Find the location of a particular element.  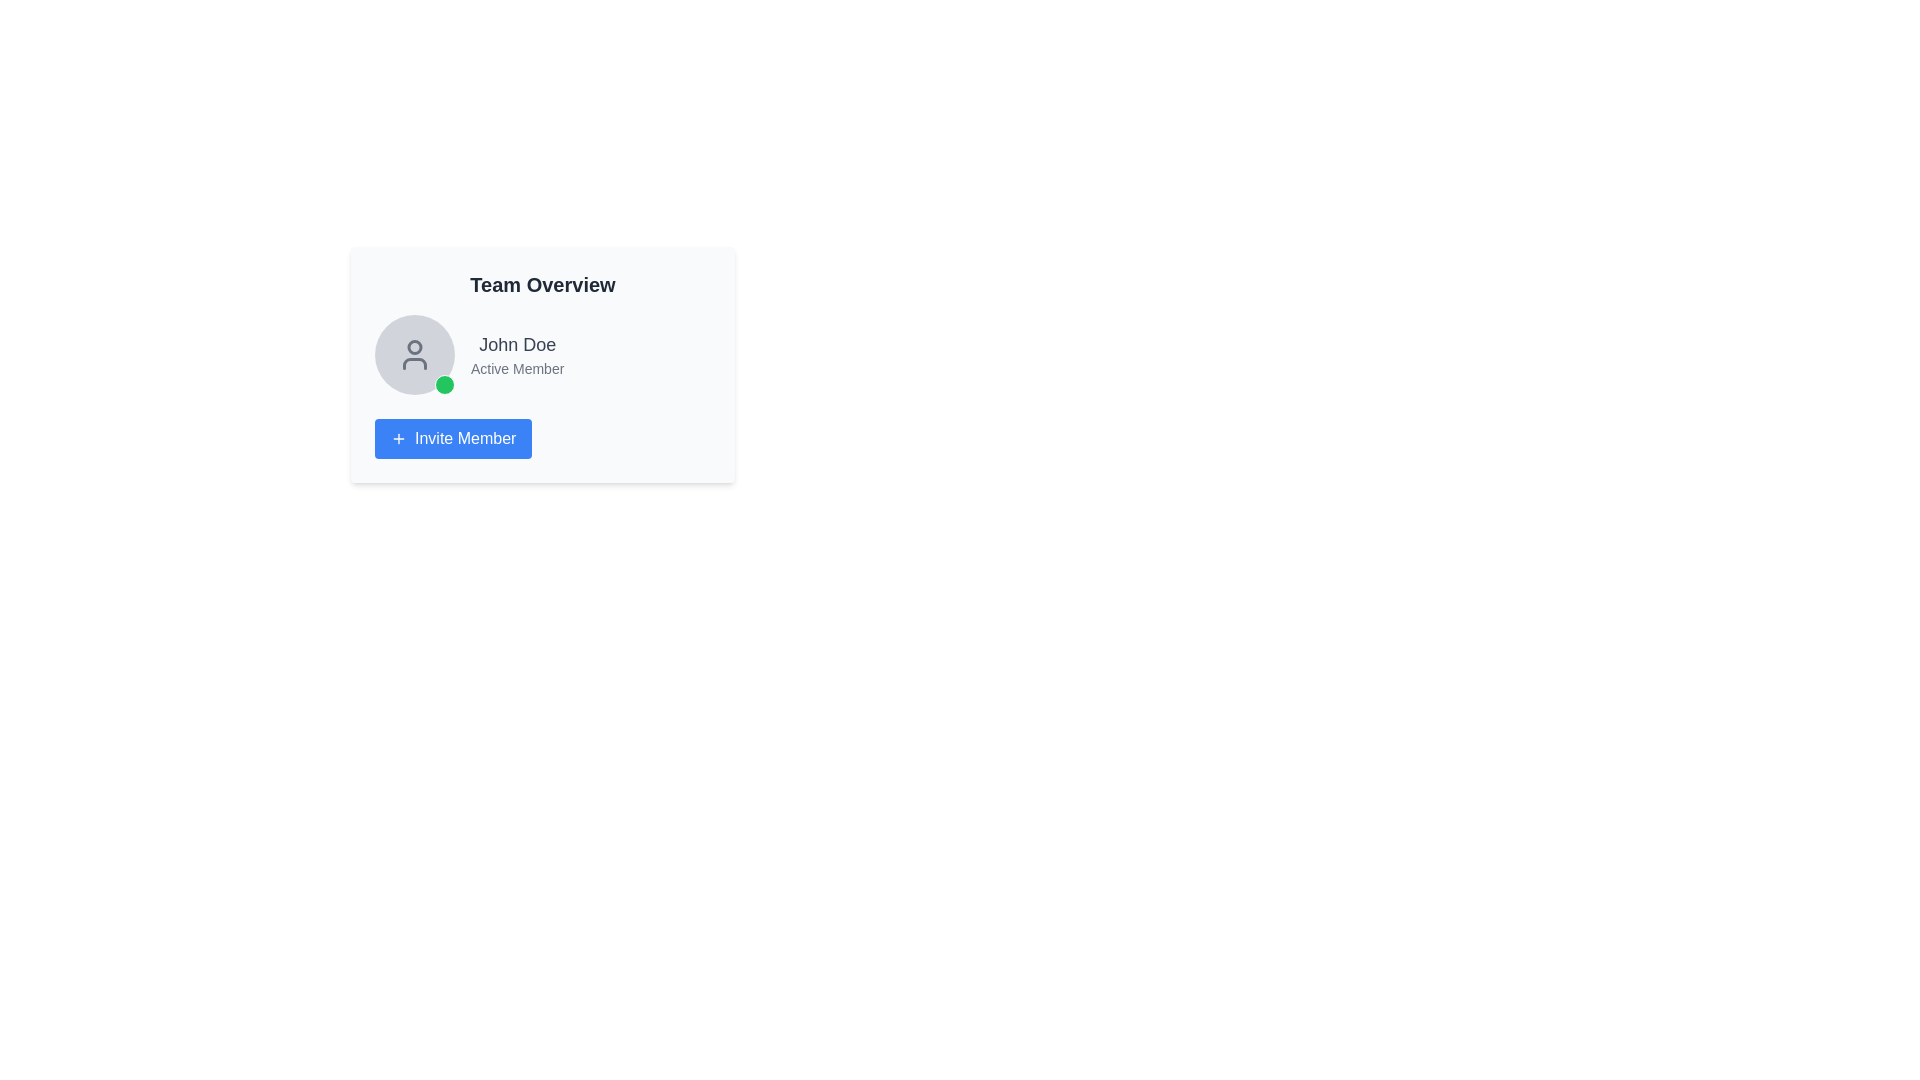

the button labeled 'Invite Member' with a blue background and a white plus symbol located at the bottom of the 'Team Overview' card to trigger hover effects is located at coordinates (452, 438).